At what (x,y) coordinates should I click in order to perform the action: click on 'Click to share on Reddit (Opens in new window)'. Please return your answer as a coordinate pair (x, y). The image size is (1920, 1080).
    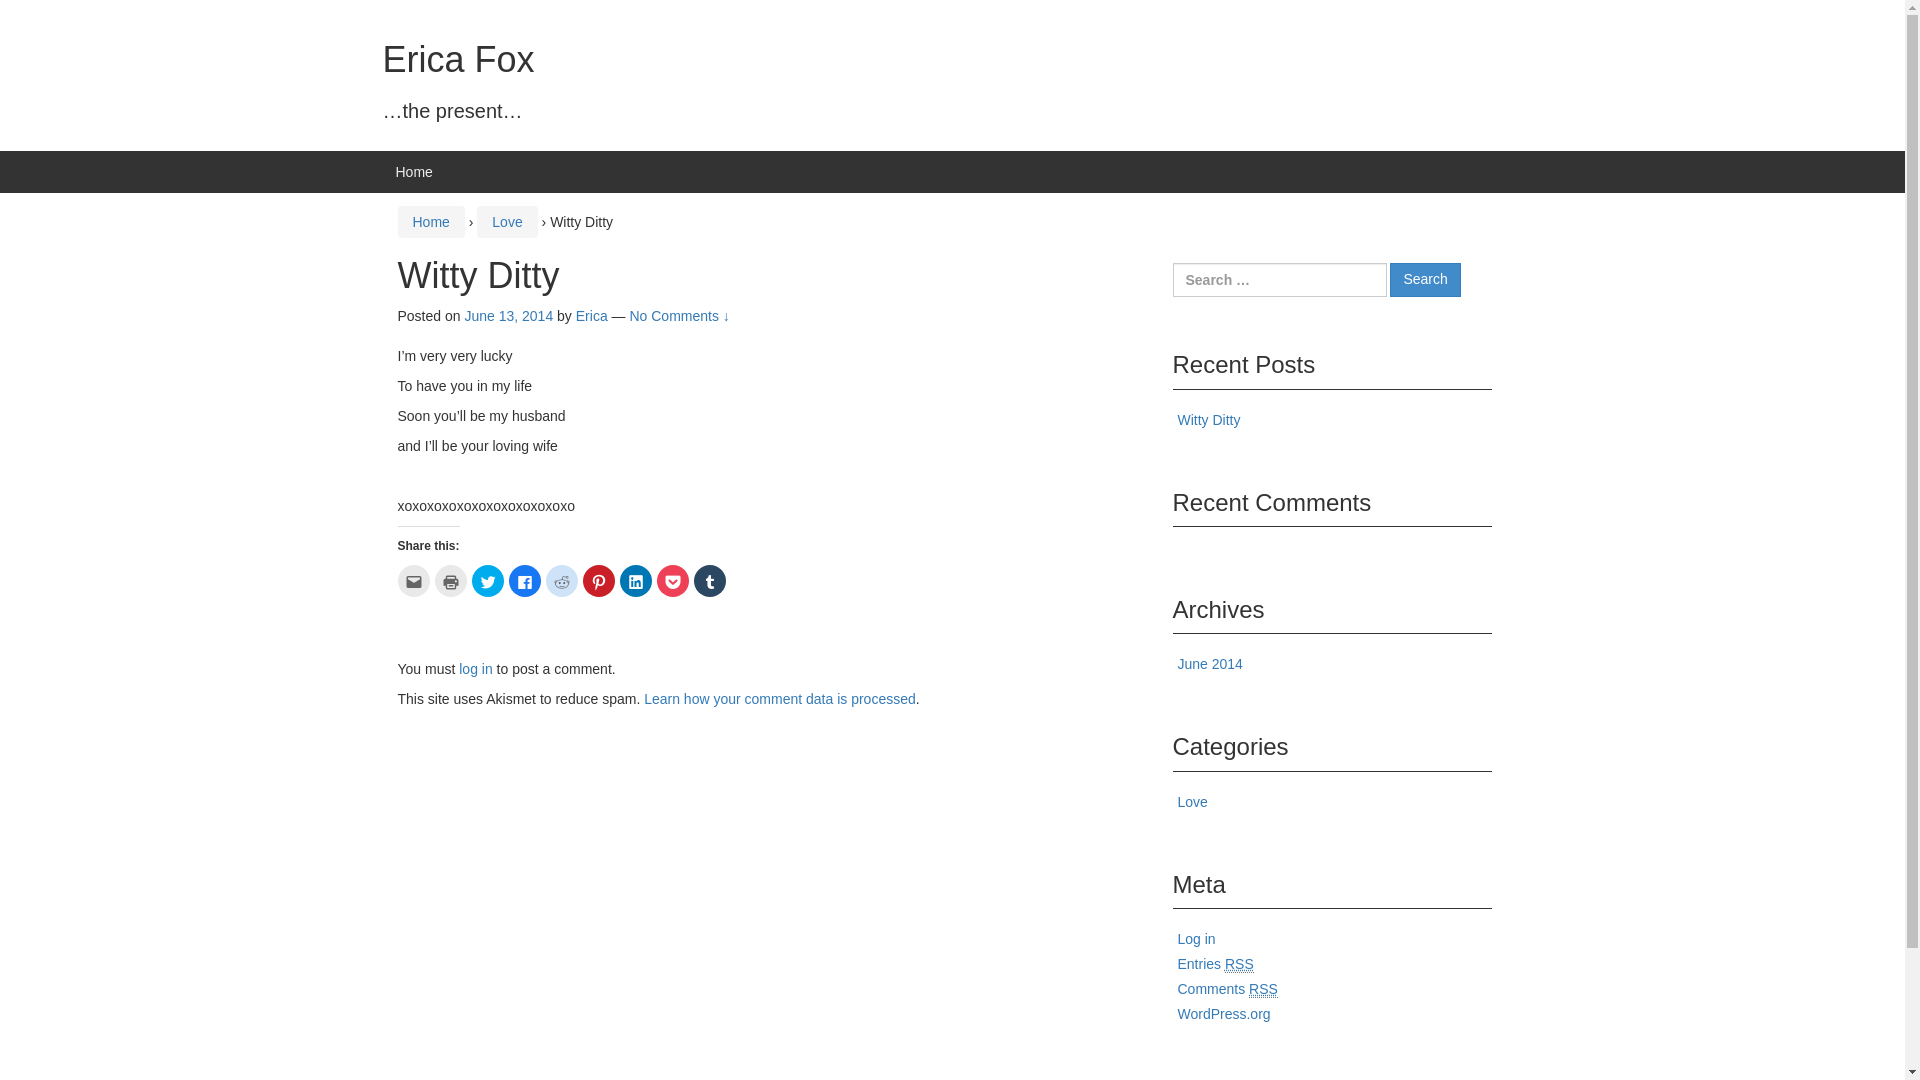
    Looking at the image, I should click on (546, 581).